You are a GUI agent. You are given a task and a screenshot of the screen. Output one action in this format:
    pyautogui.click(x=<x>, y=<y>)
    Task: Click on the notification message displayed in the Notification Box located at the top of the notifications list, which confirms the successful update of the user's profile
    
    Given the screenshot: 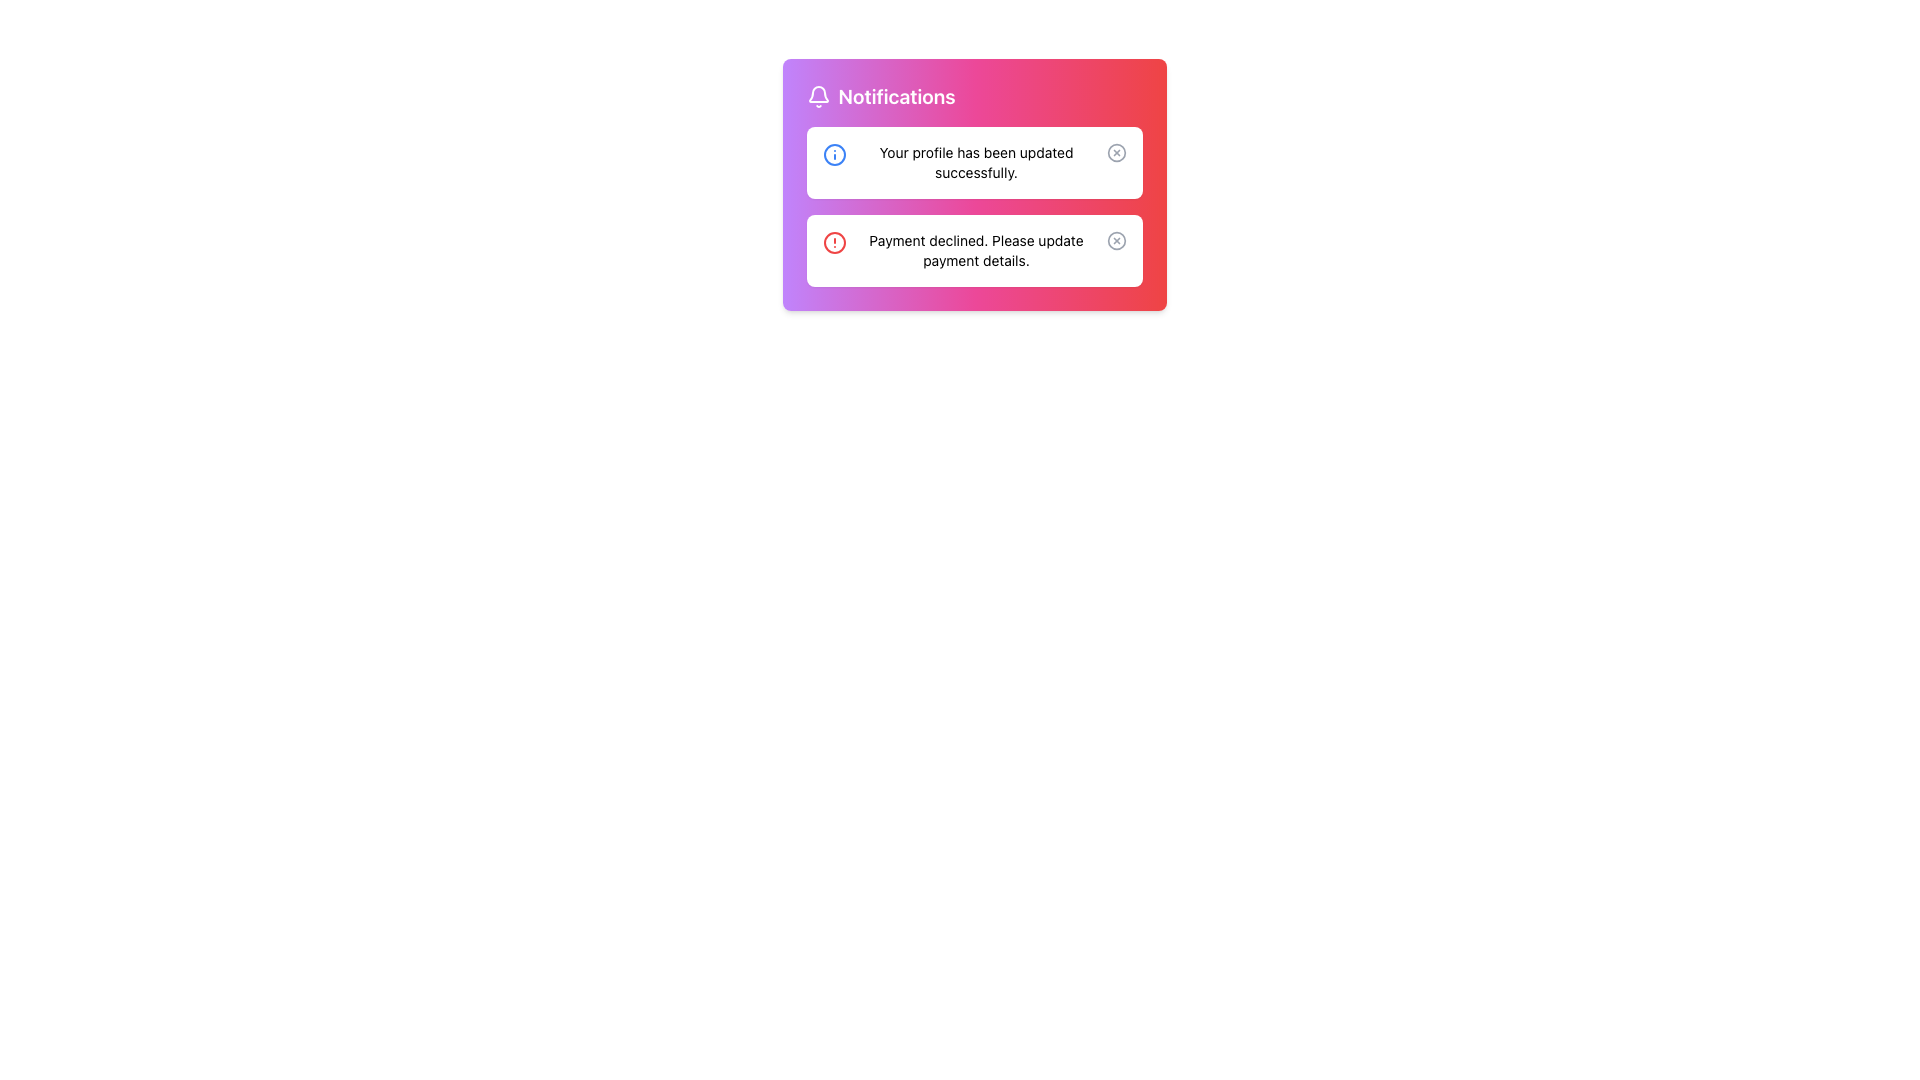 What is the action you would take?
    pyautogui.click(x=974, y=161)
    